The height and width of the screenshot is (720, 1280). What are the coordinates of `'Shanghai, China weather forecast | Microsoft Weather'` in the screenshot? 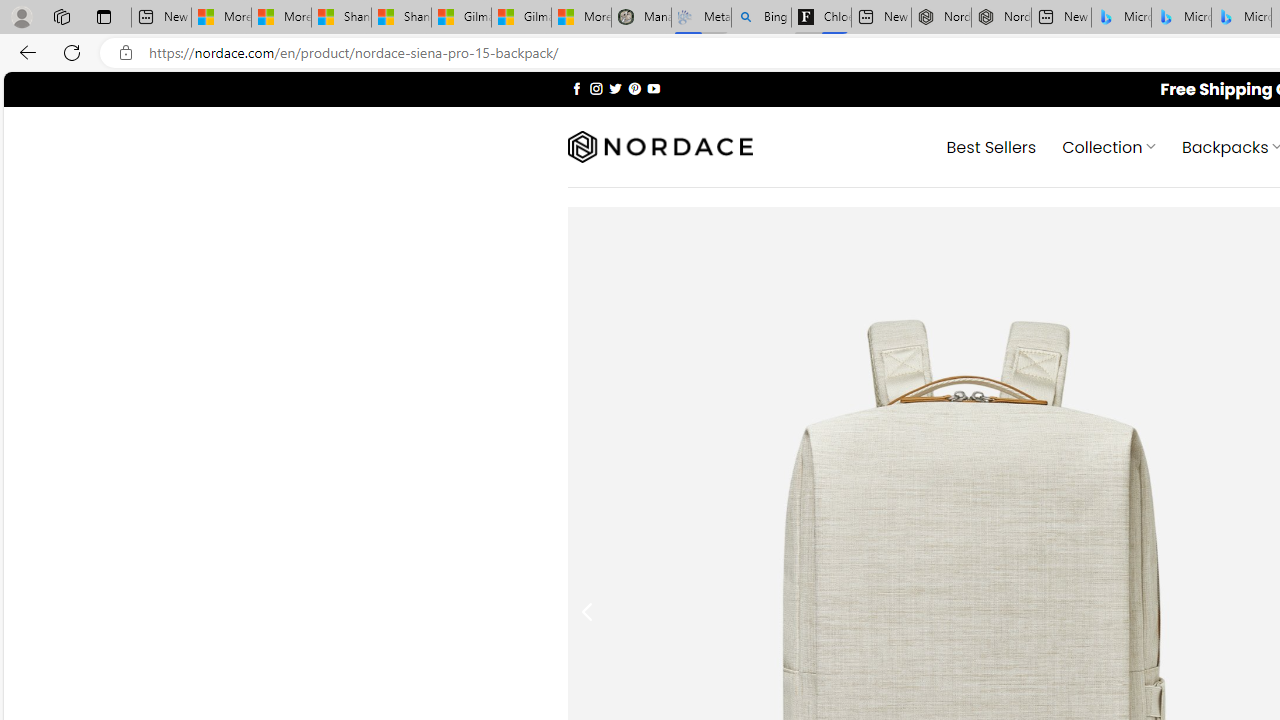 It's located at (400, 17).